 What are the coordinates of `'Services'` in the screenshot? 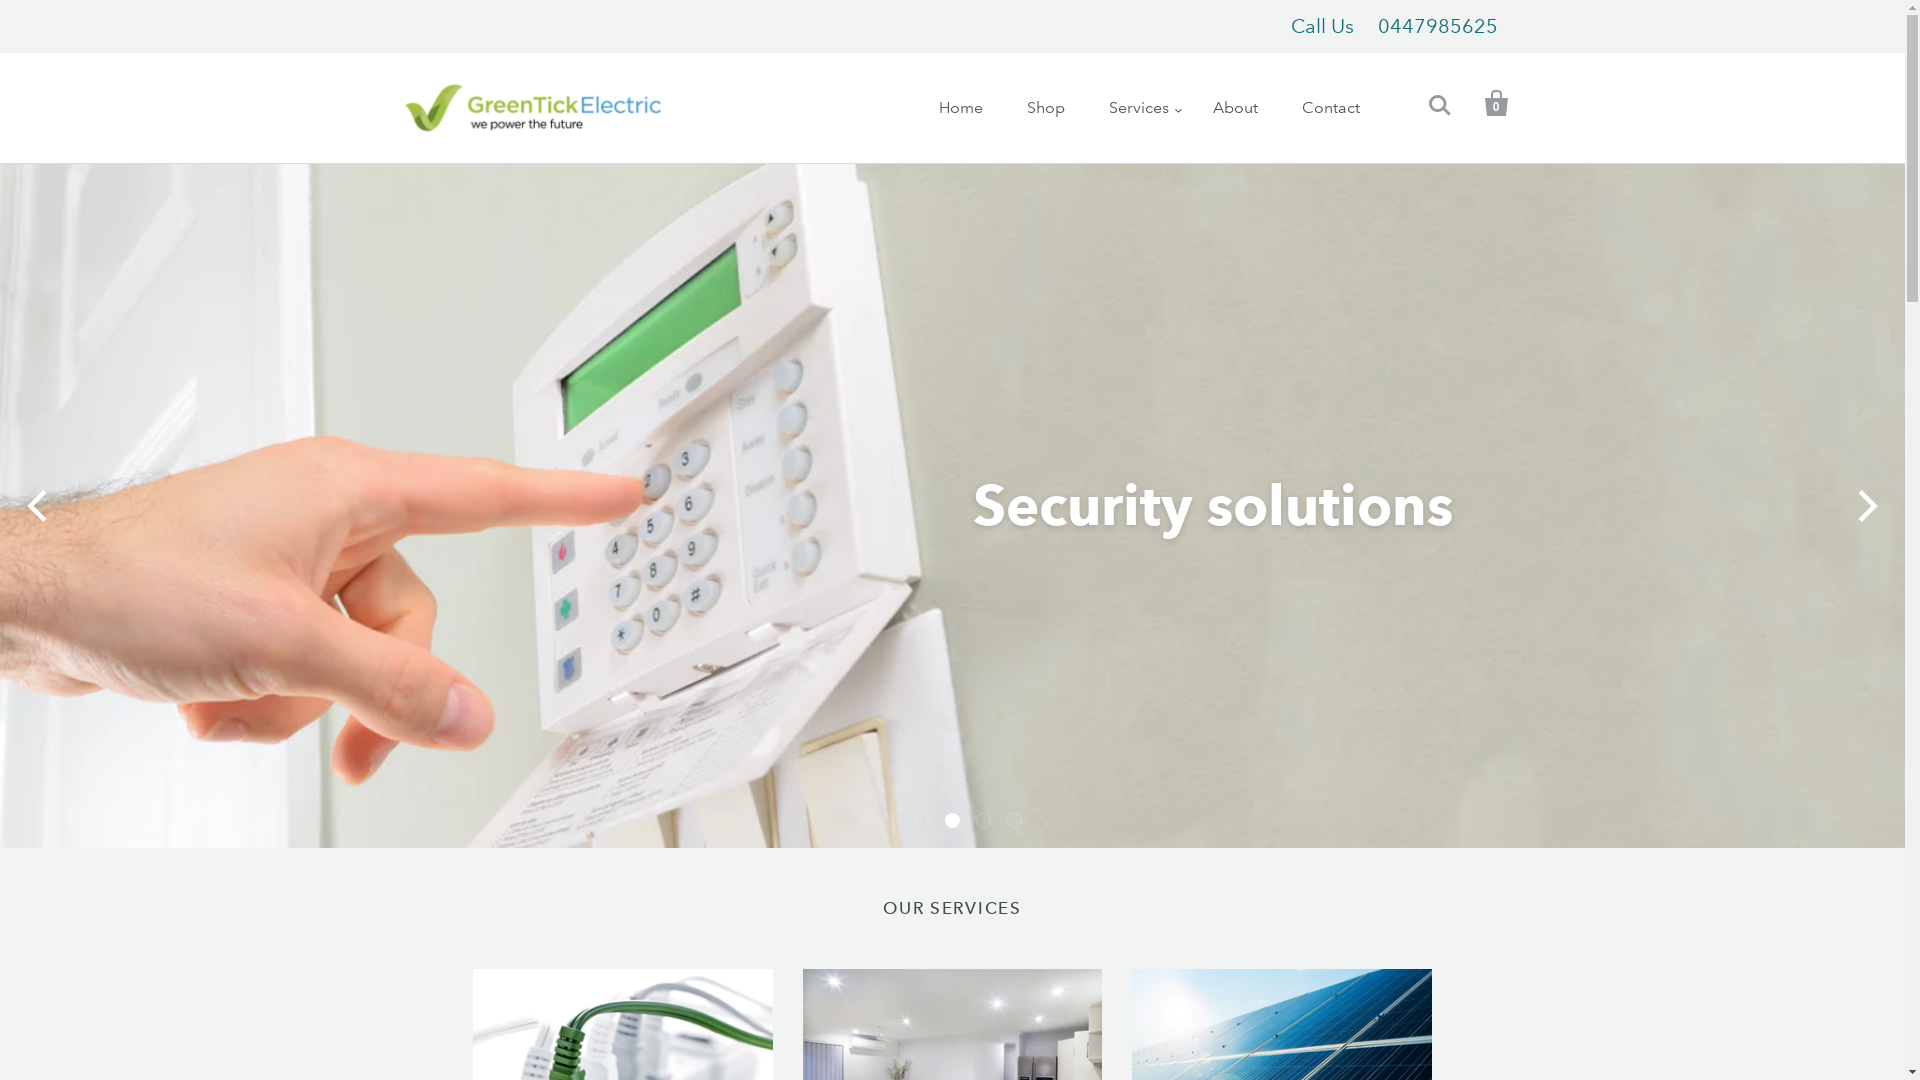 It's located at (1087, 107).